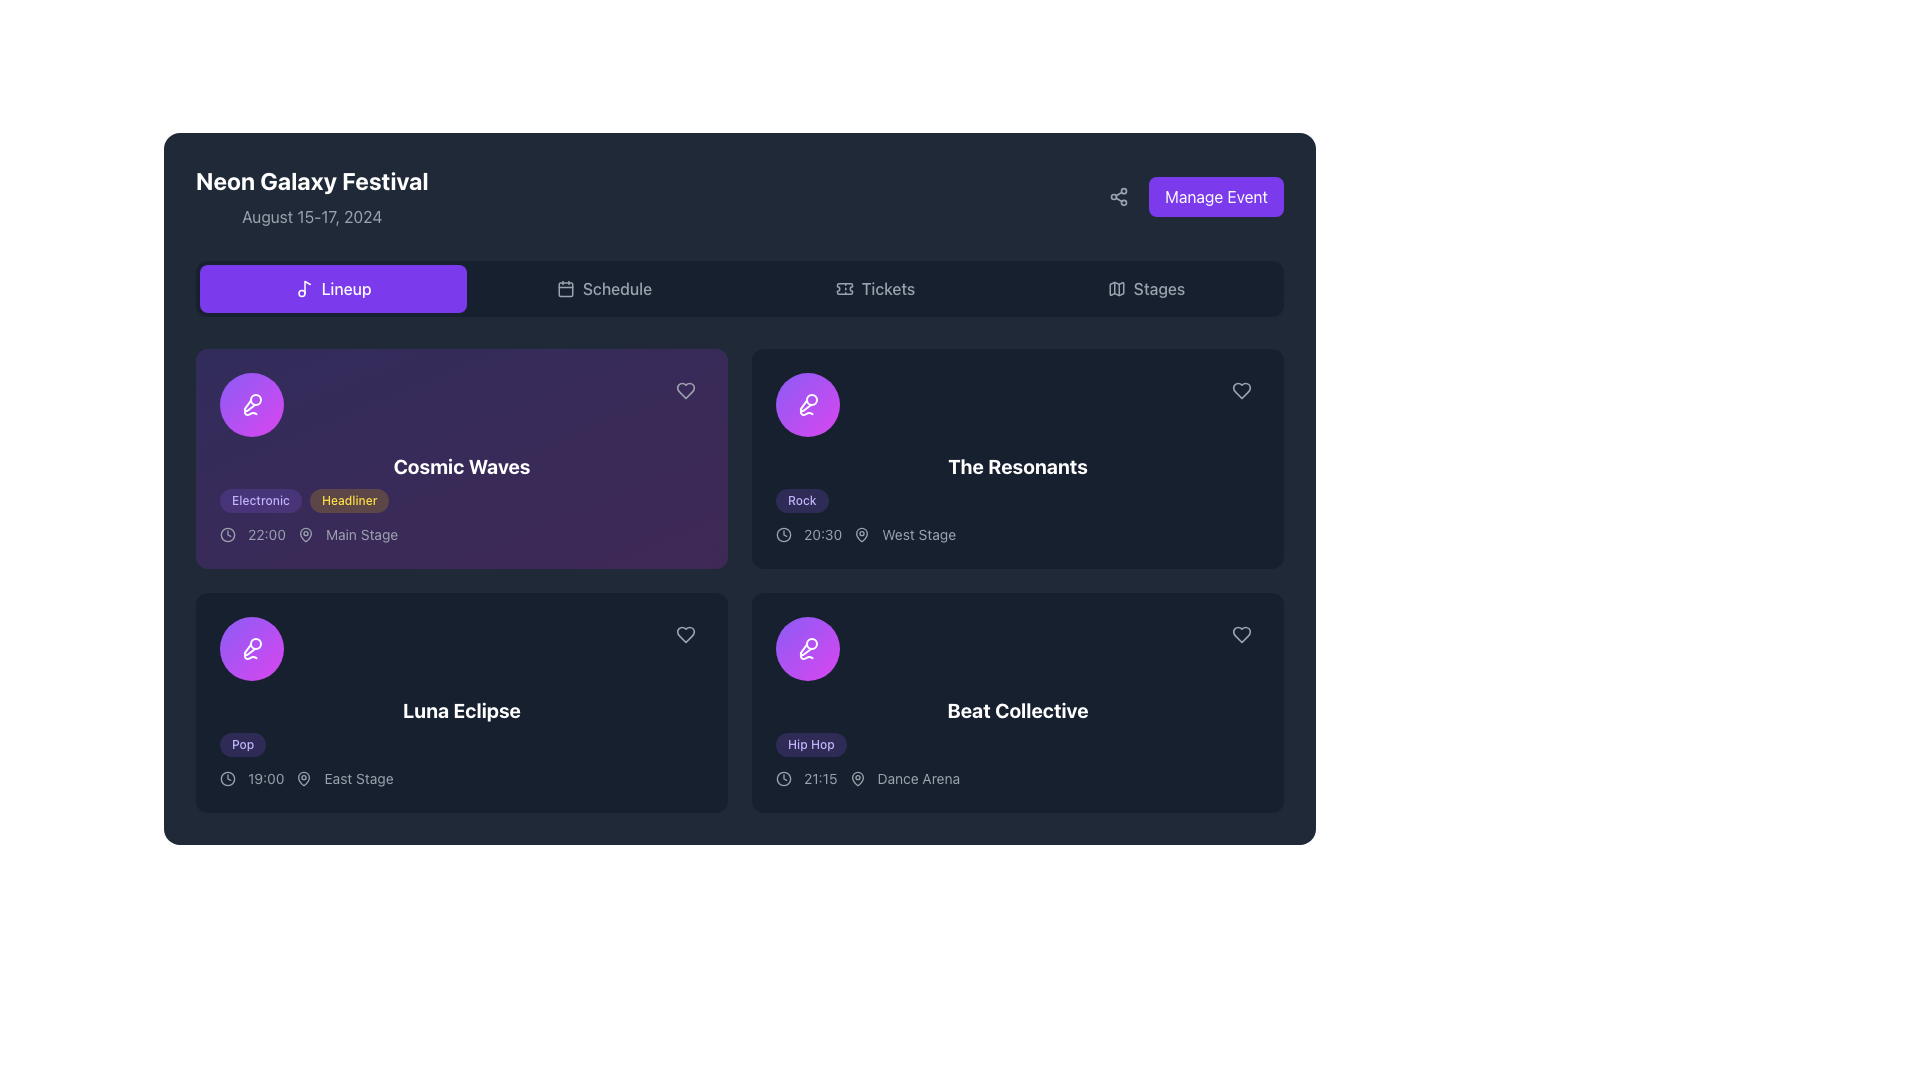  What do you see at coordinates (565, 289) in the screenshot?
I see `the main body of the calendar icon, represented by the SVG Rectangle Element` at bounding box center [565, 289].